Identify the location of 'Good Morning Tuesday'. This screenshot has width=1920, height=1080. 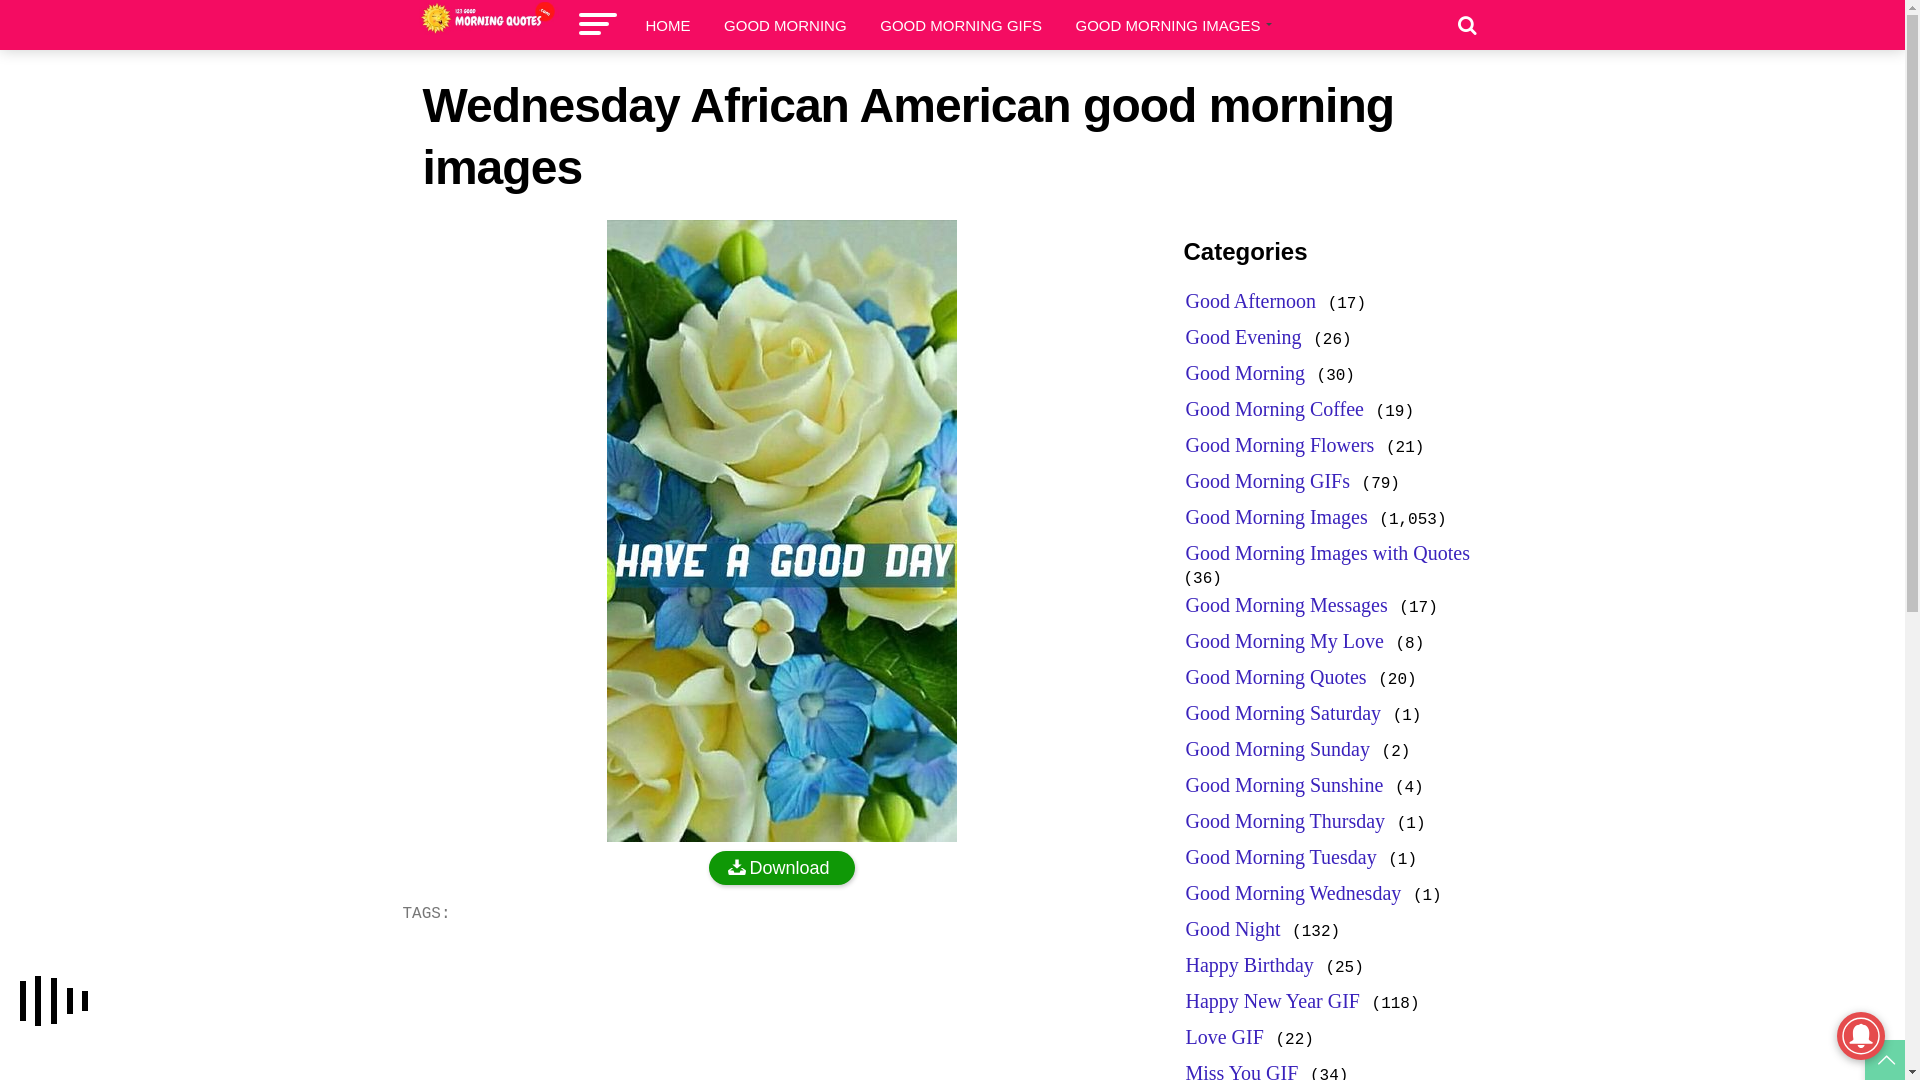
(1281, 855).